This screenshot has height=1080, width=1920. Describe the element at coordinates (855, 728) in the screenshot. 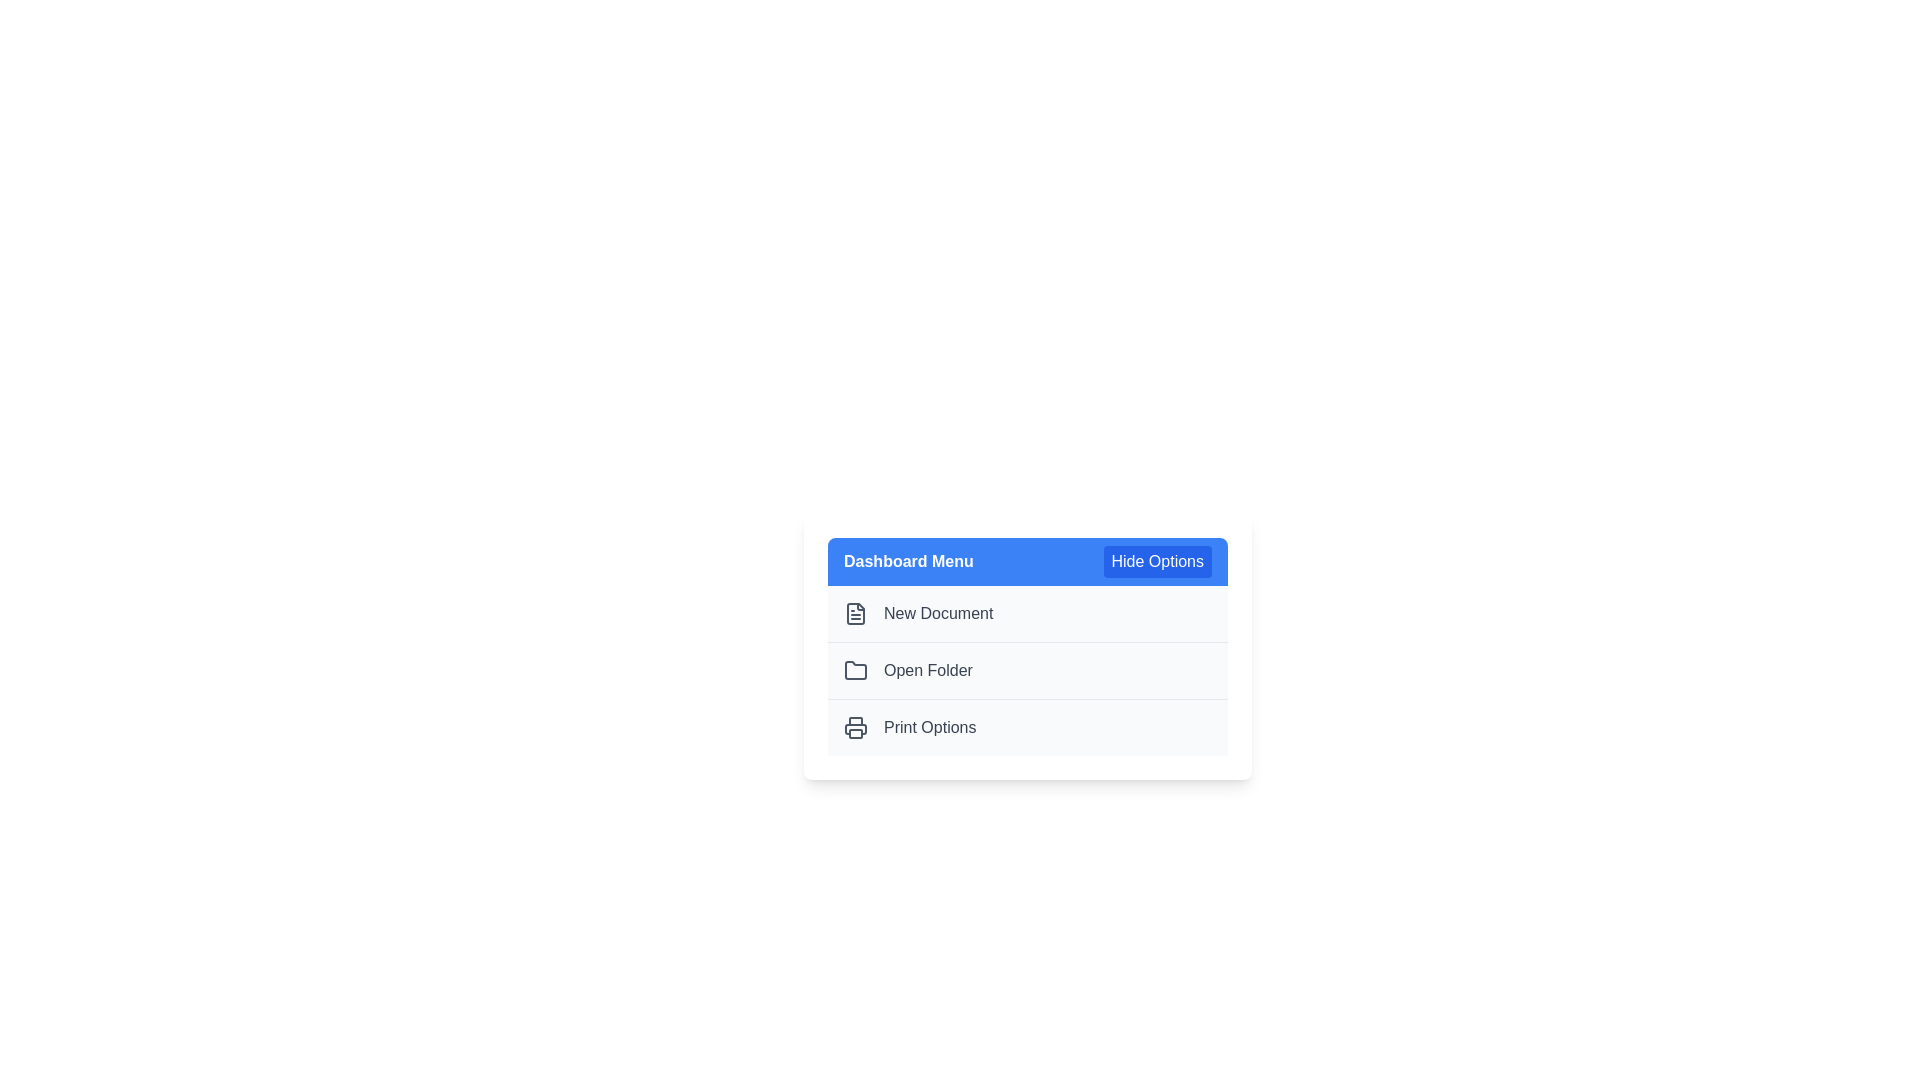

I see `the printer icon, which is styled in a minimalist outline format, located below the 'Dashboard Menu' header and grouped with other icons and labels` at that location.